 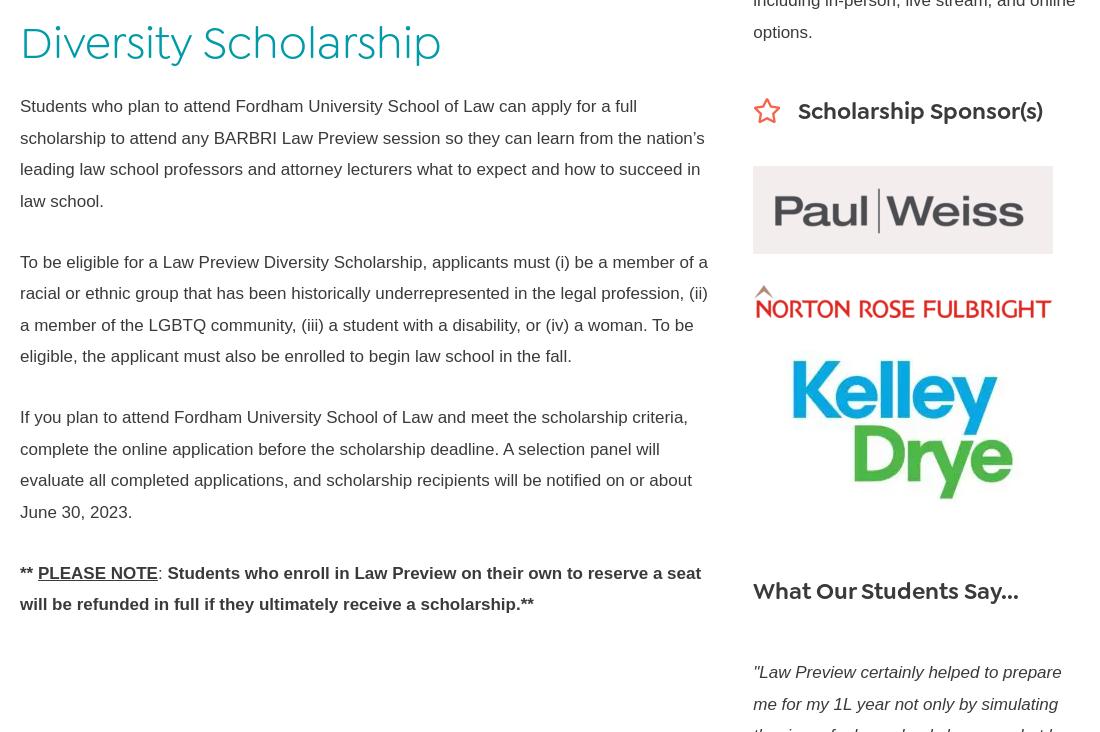 What do you see at coordinates (35, 571) in the screenshot?
I see `'PLEASE NOTE'` at bounding box center [35, 571].